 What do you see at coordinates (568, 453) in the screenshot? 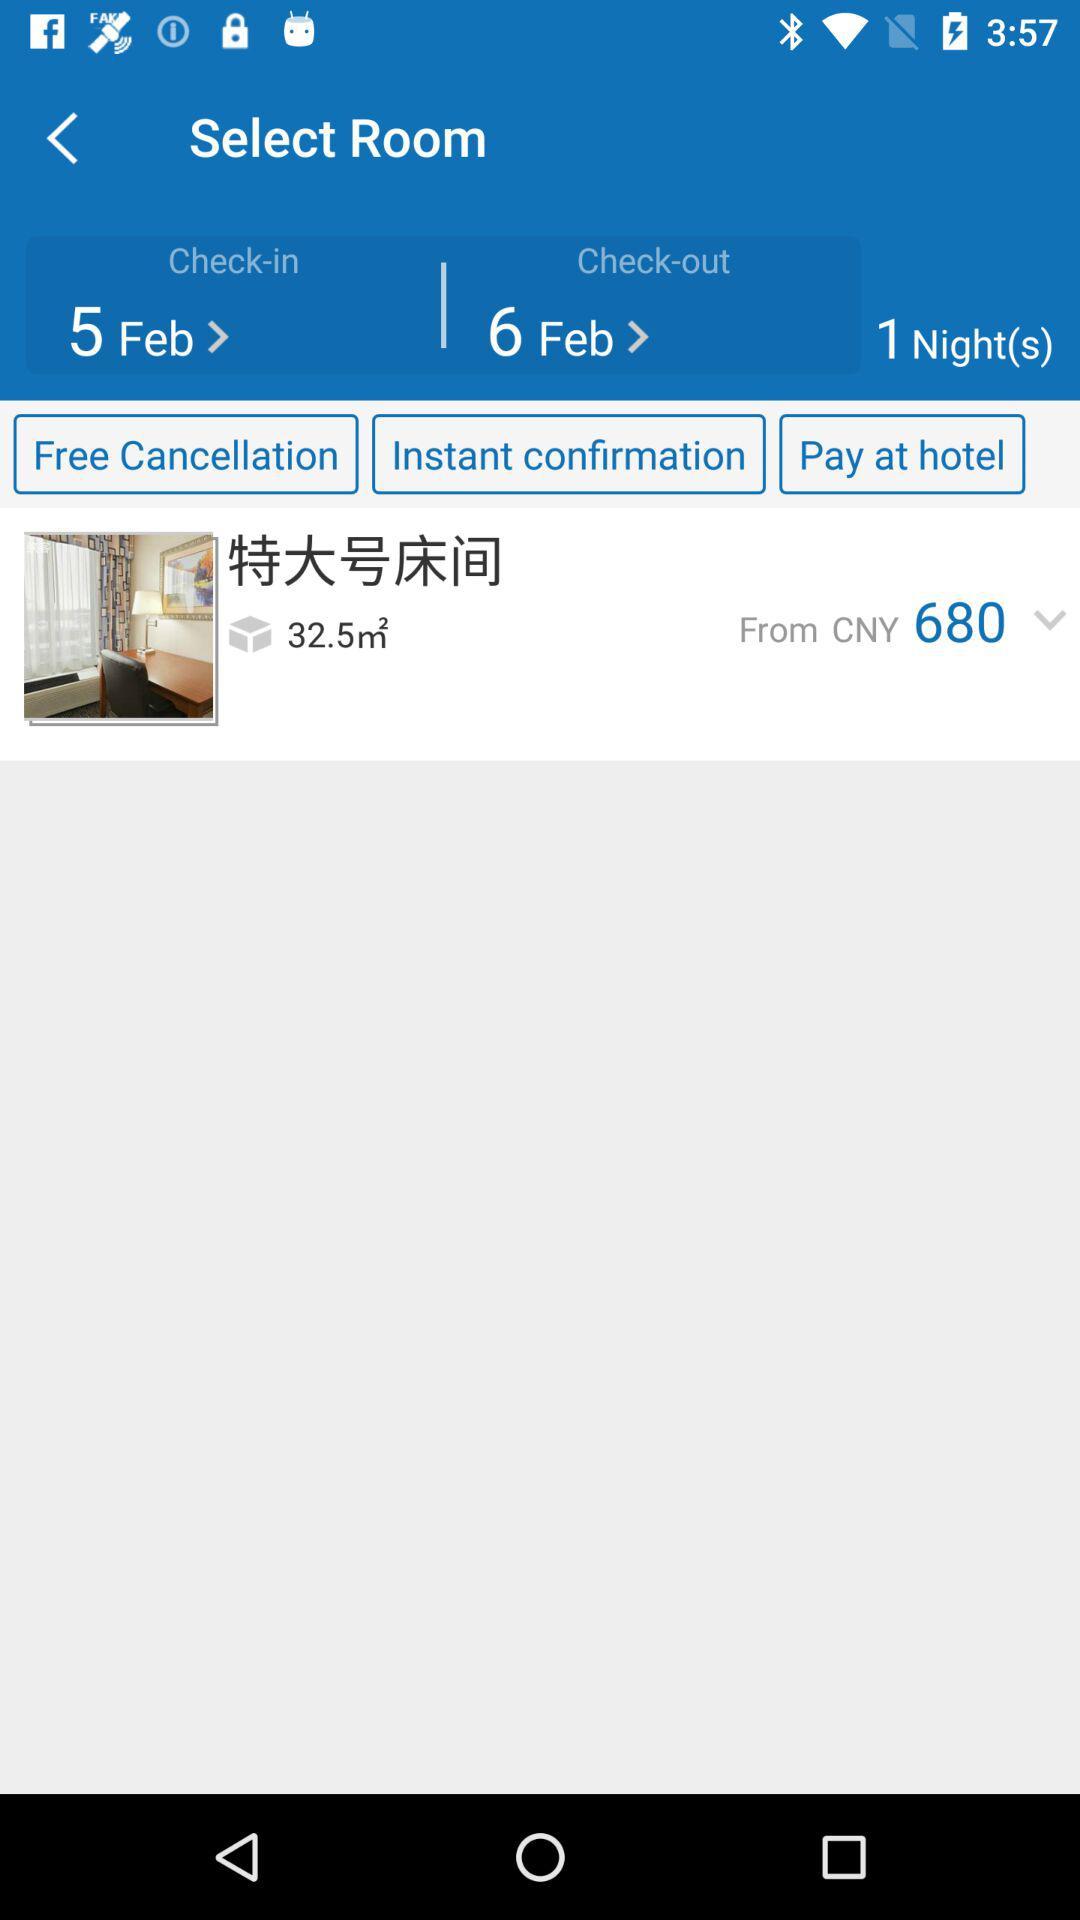
I see `icon to the right of free cancellation icon` at bounding box center [568, 453].